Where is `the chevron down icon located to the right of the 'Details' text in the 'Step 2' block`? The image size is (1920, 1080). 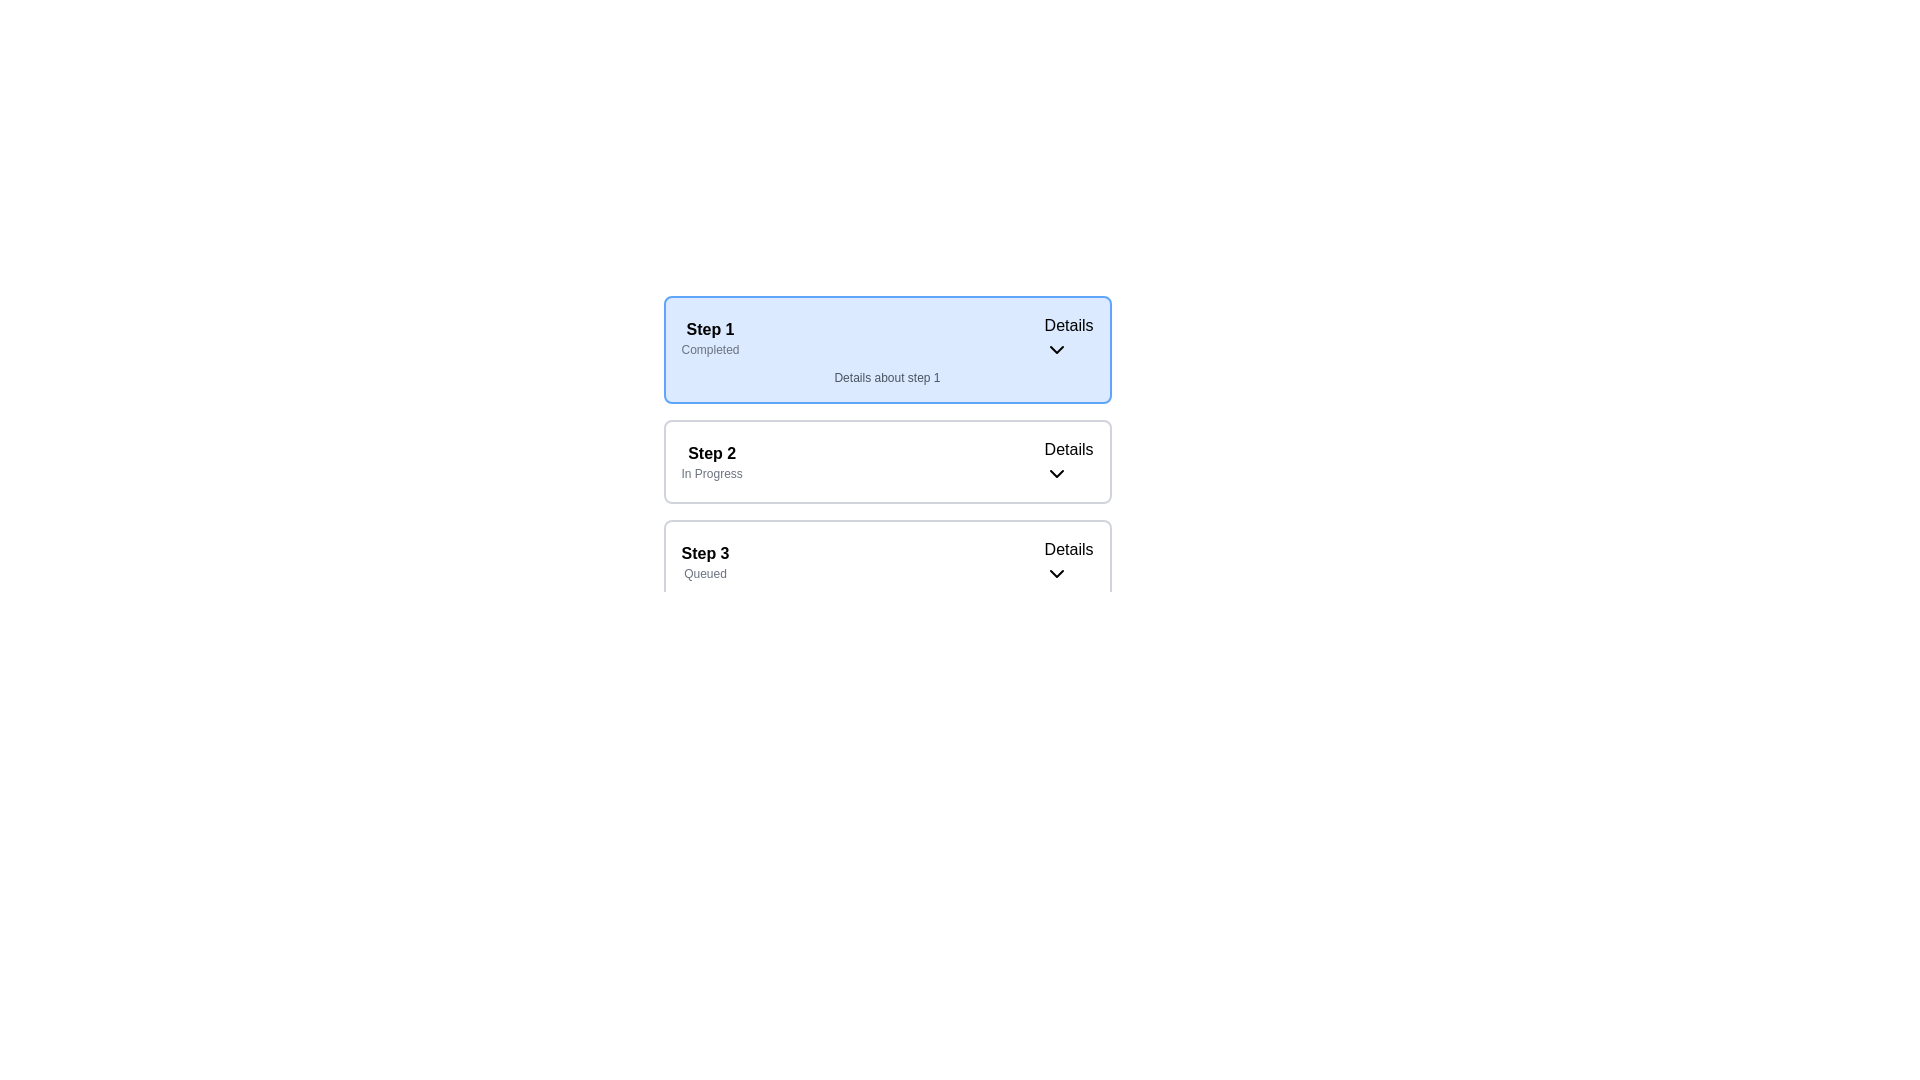 the chevron down icon located to the right of the 'Details' text in the 'Step 2' block is located at coordinates (1055, 474).